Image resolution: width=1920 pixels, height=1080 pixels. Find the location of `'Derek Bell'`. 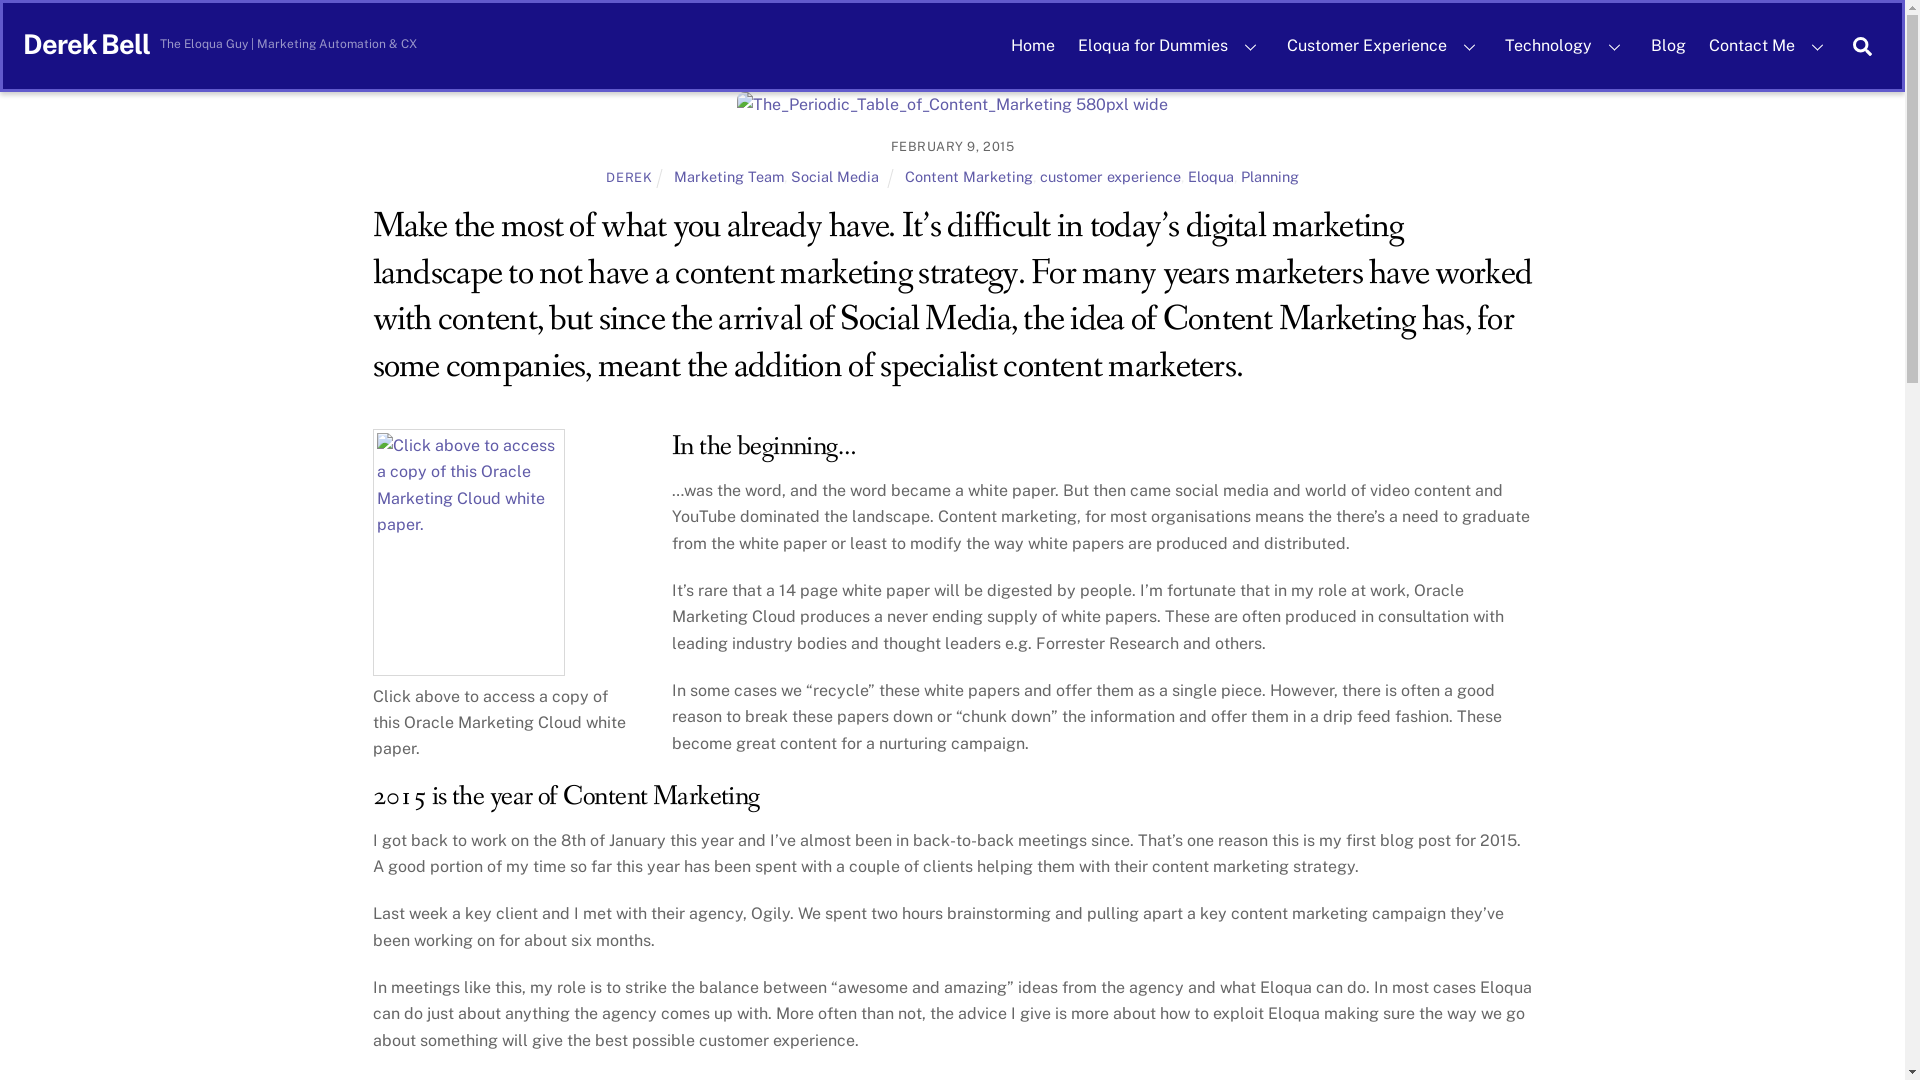

'Derek Bell' is located at coordinates (85, 43).